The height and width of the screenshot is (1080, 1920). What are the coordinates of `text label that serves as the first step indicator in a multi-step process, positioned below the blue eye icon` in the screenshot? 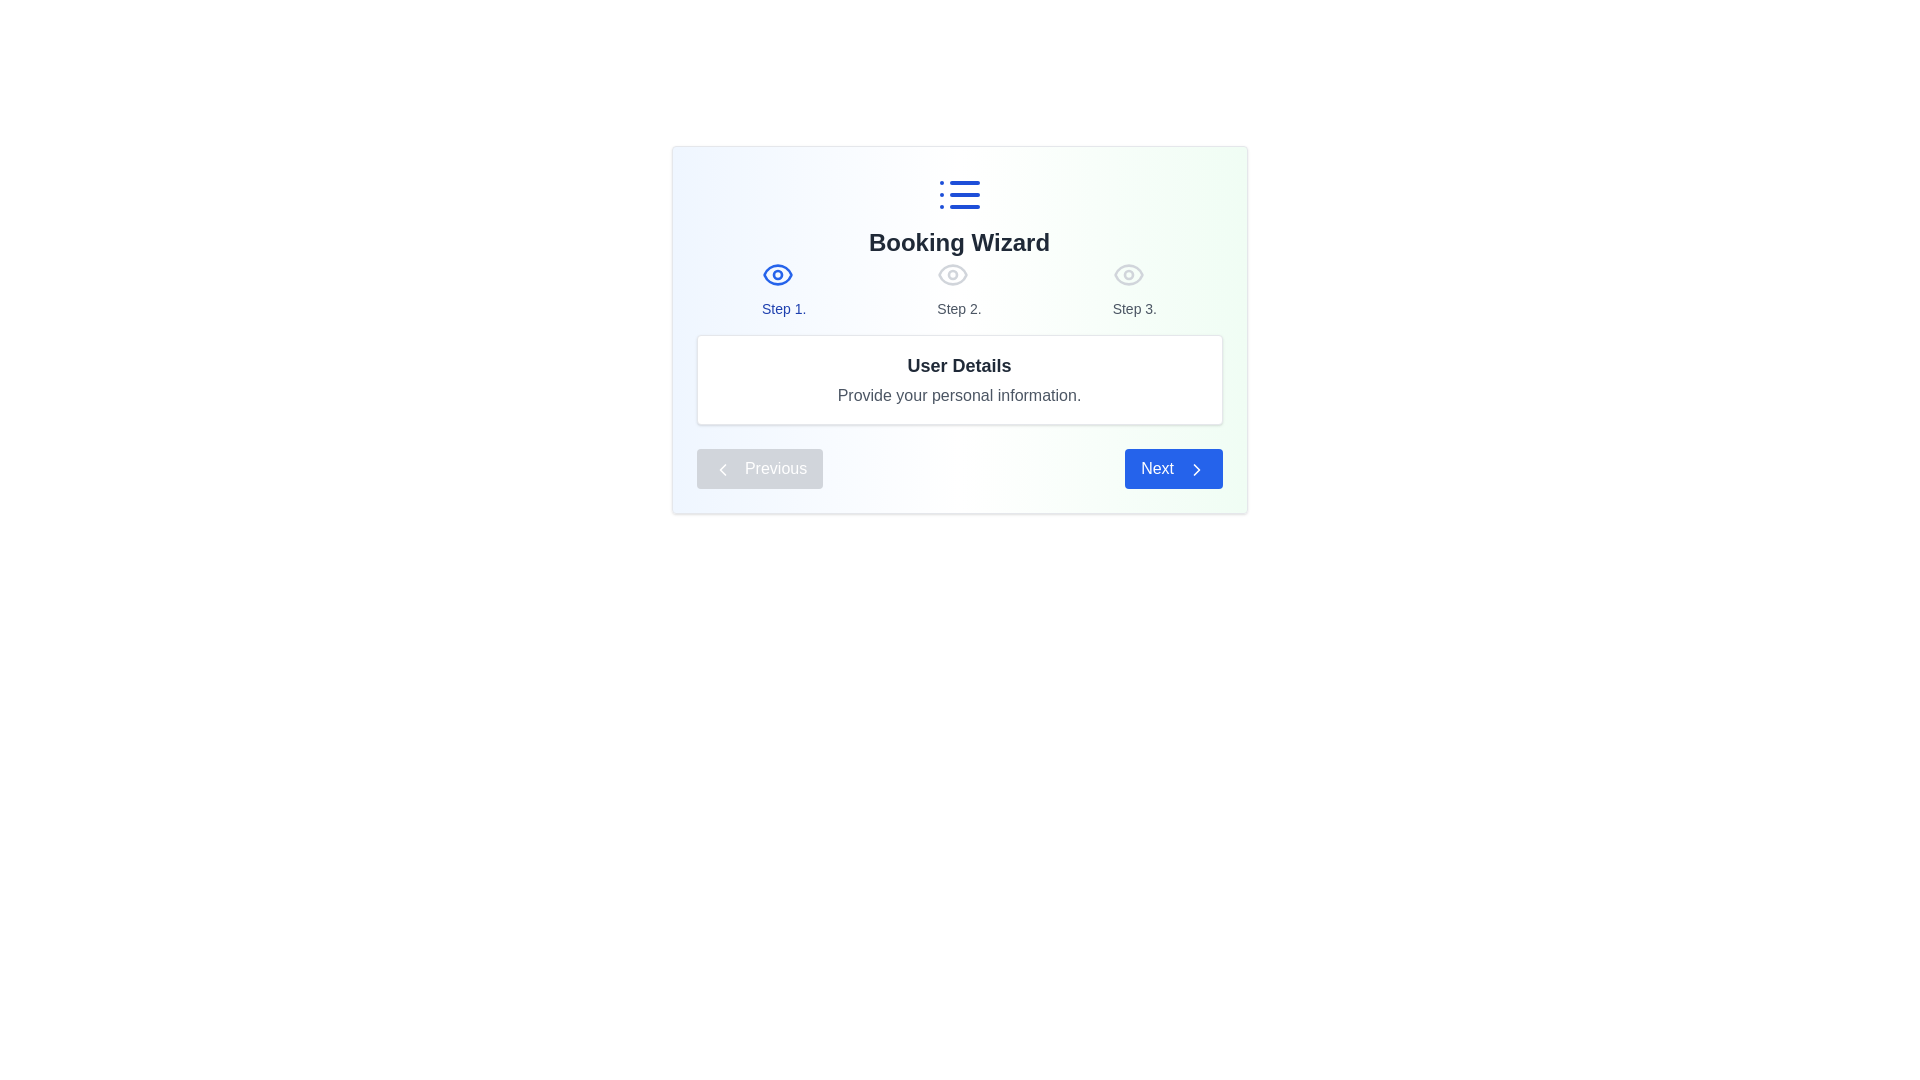 It's located at (783, 308).